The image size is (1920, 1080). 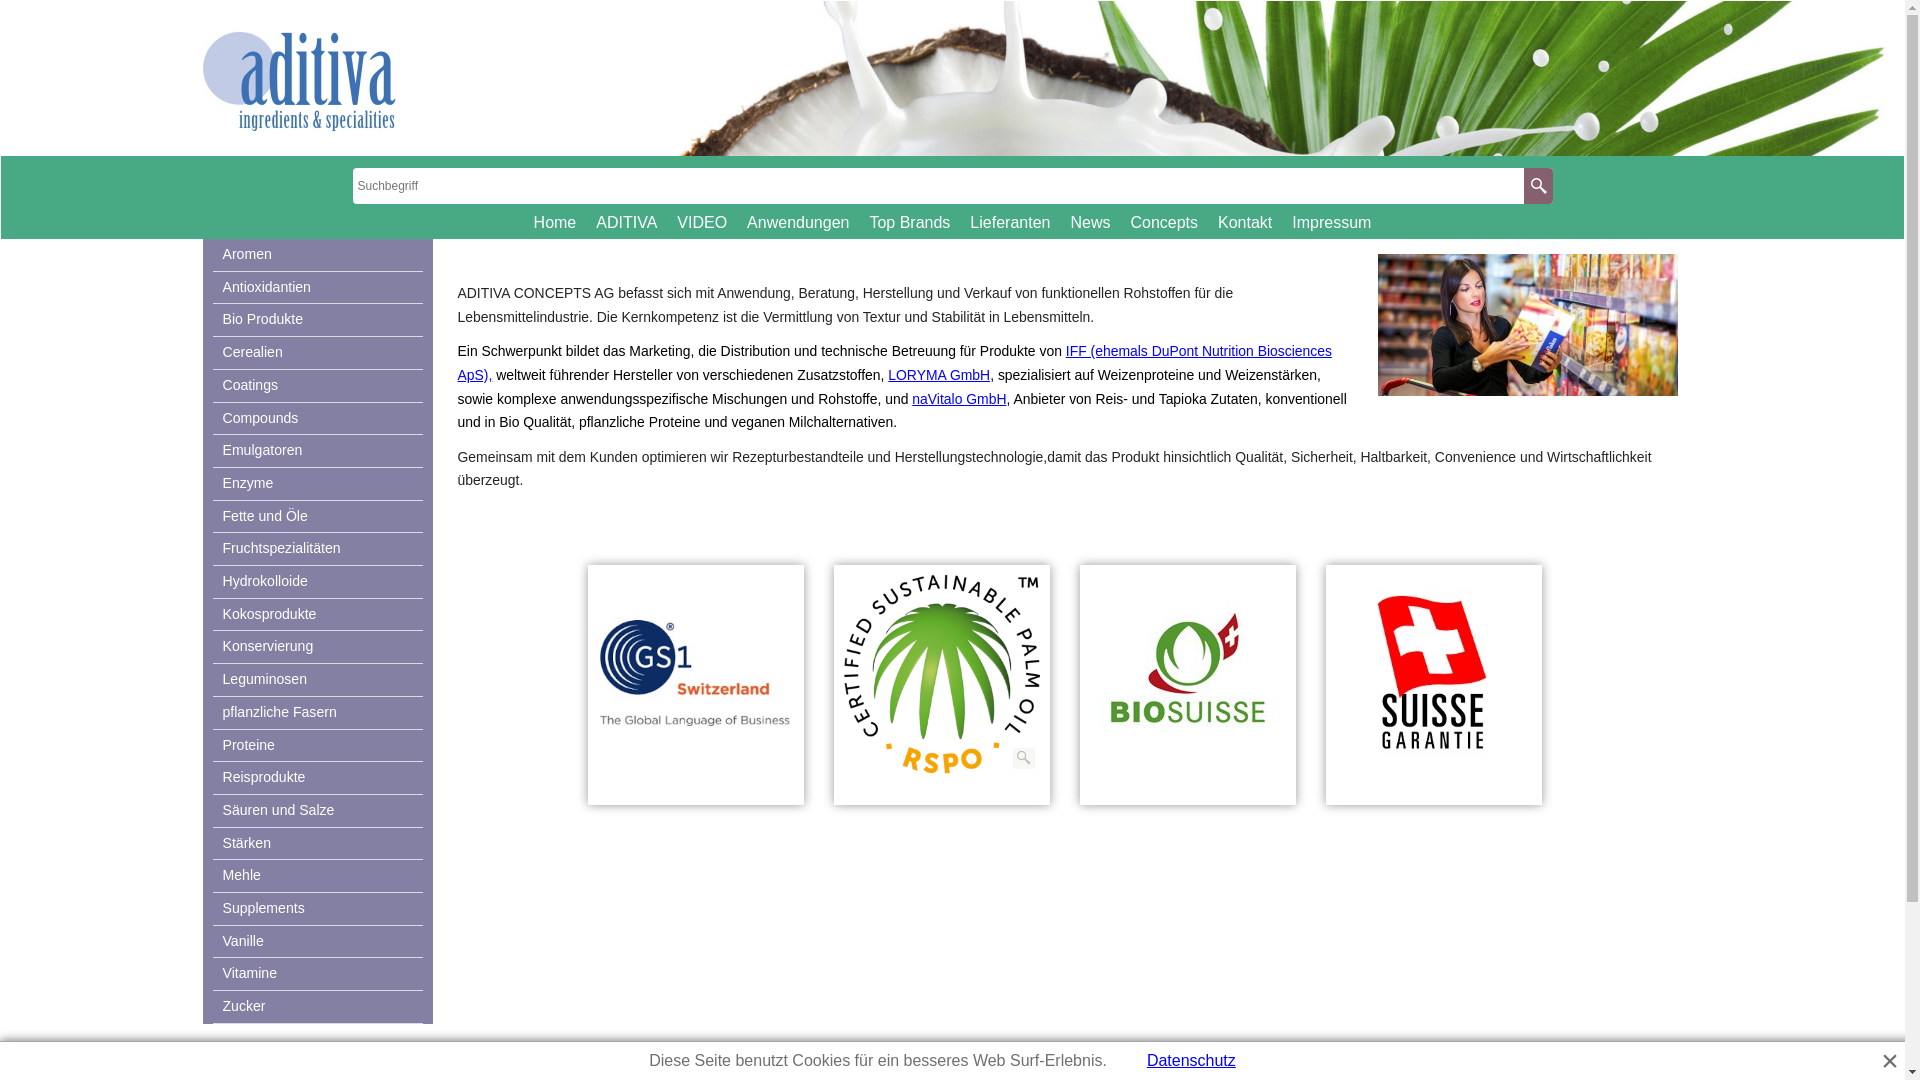 What do you see at coordinates (315, 582) in the screenshot?
I see `'Hydrokolloide'` at bounding box center [315, 582].